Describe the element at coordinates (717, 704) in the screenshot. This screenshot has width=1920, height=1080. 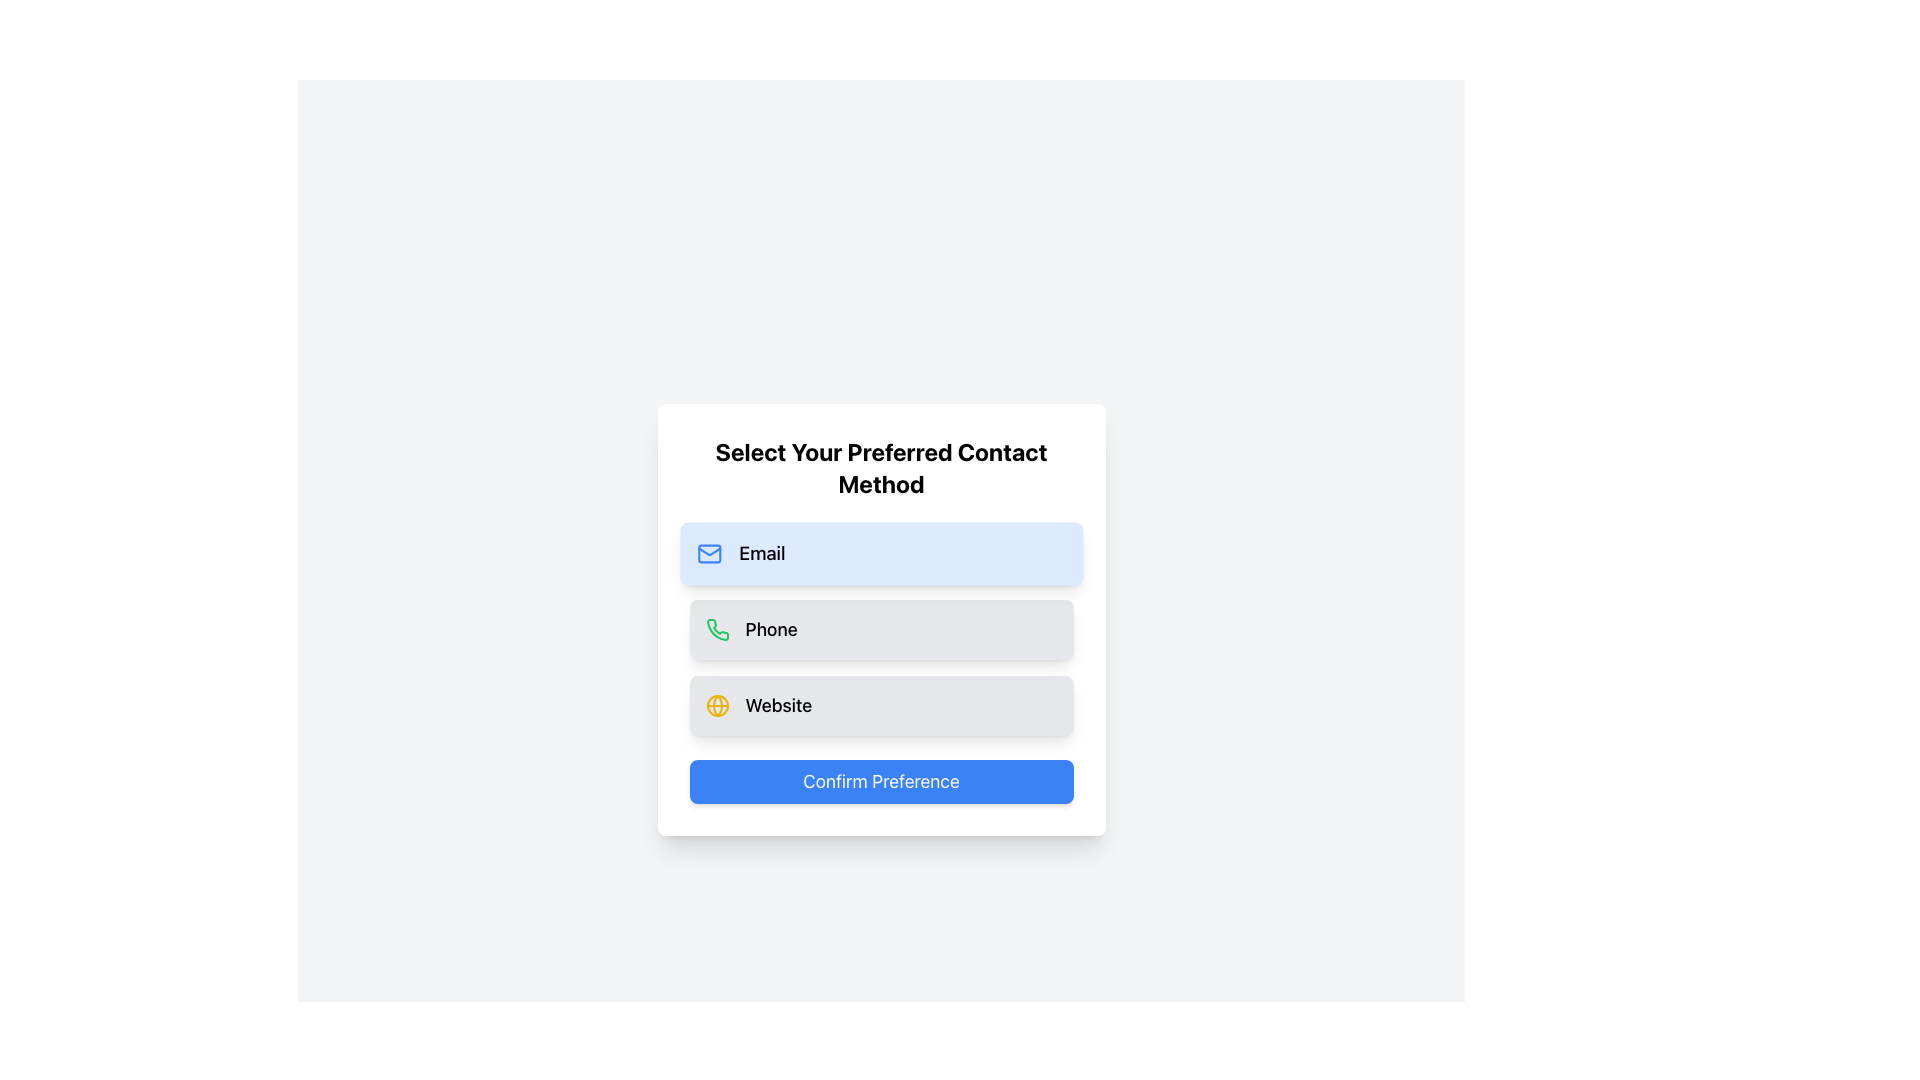
I see `the circular shape that forms part of the globe icon with golden-yellow strokes, located near the 'Website' option in the selection panel` at that location.